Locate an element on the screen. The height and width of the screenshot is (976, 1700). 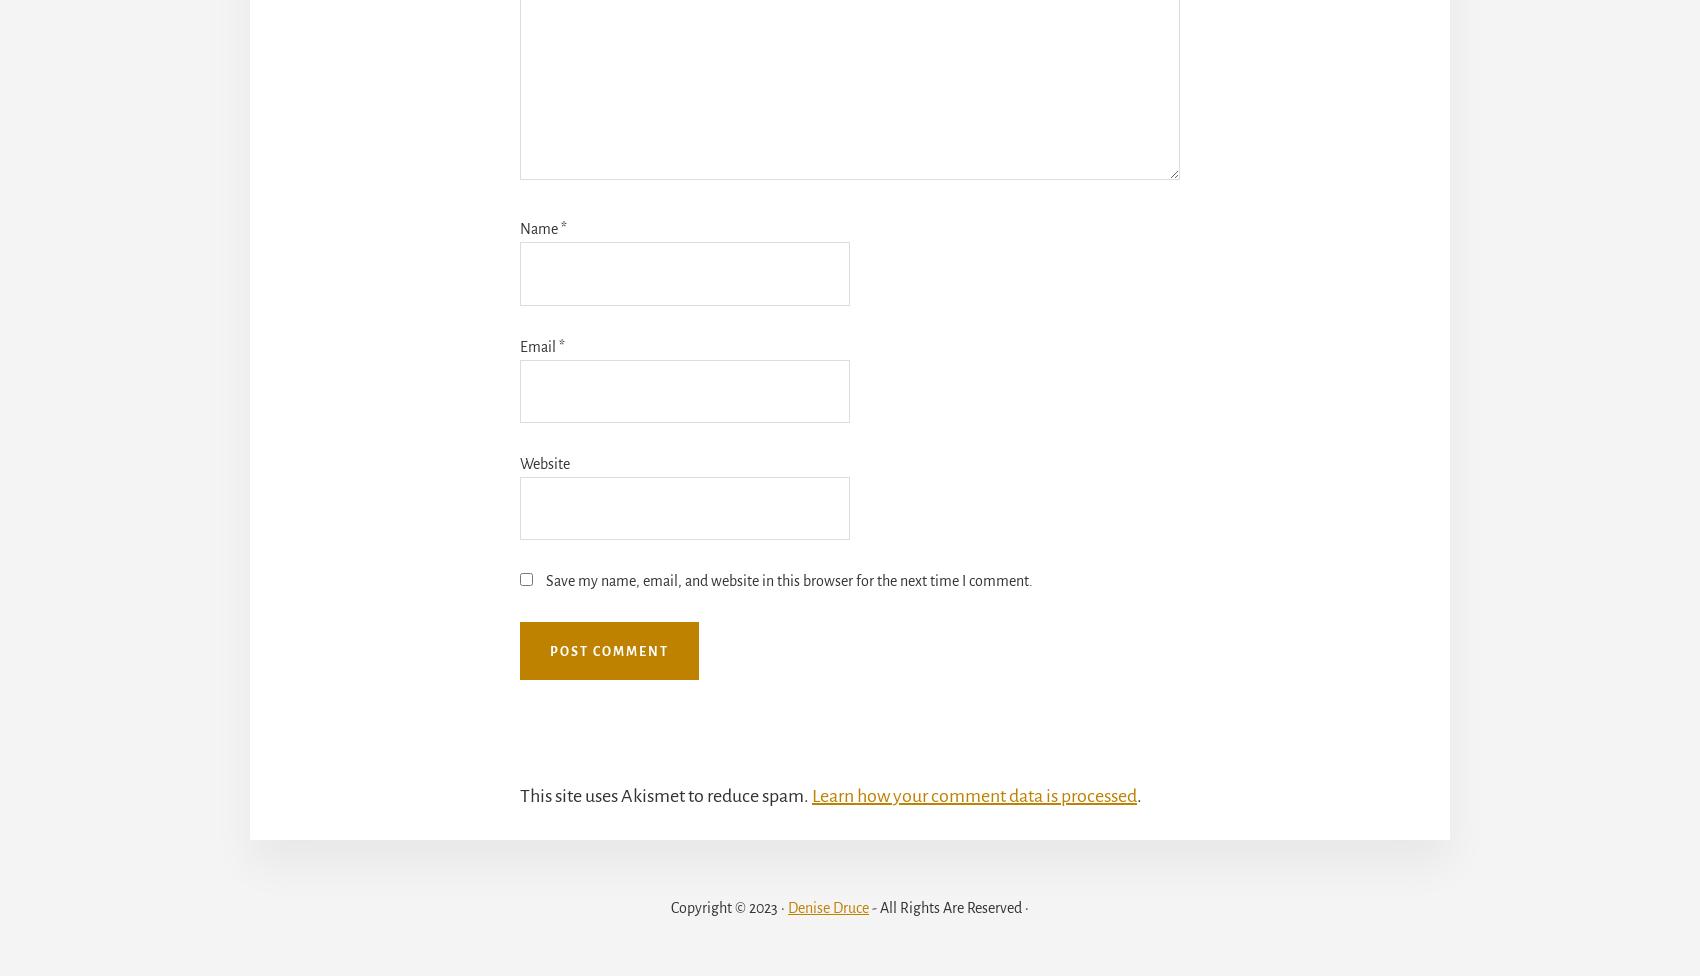
'This site uses Akismet to reduce spam.' is located at coordinates (666, 794).